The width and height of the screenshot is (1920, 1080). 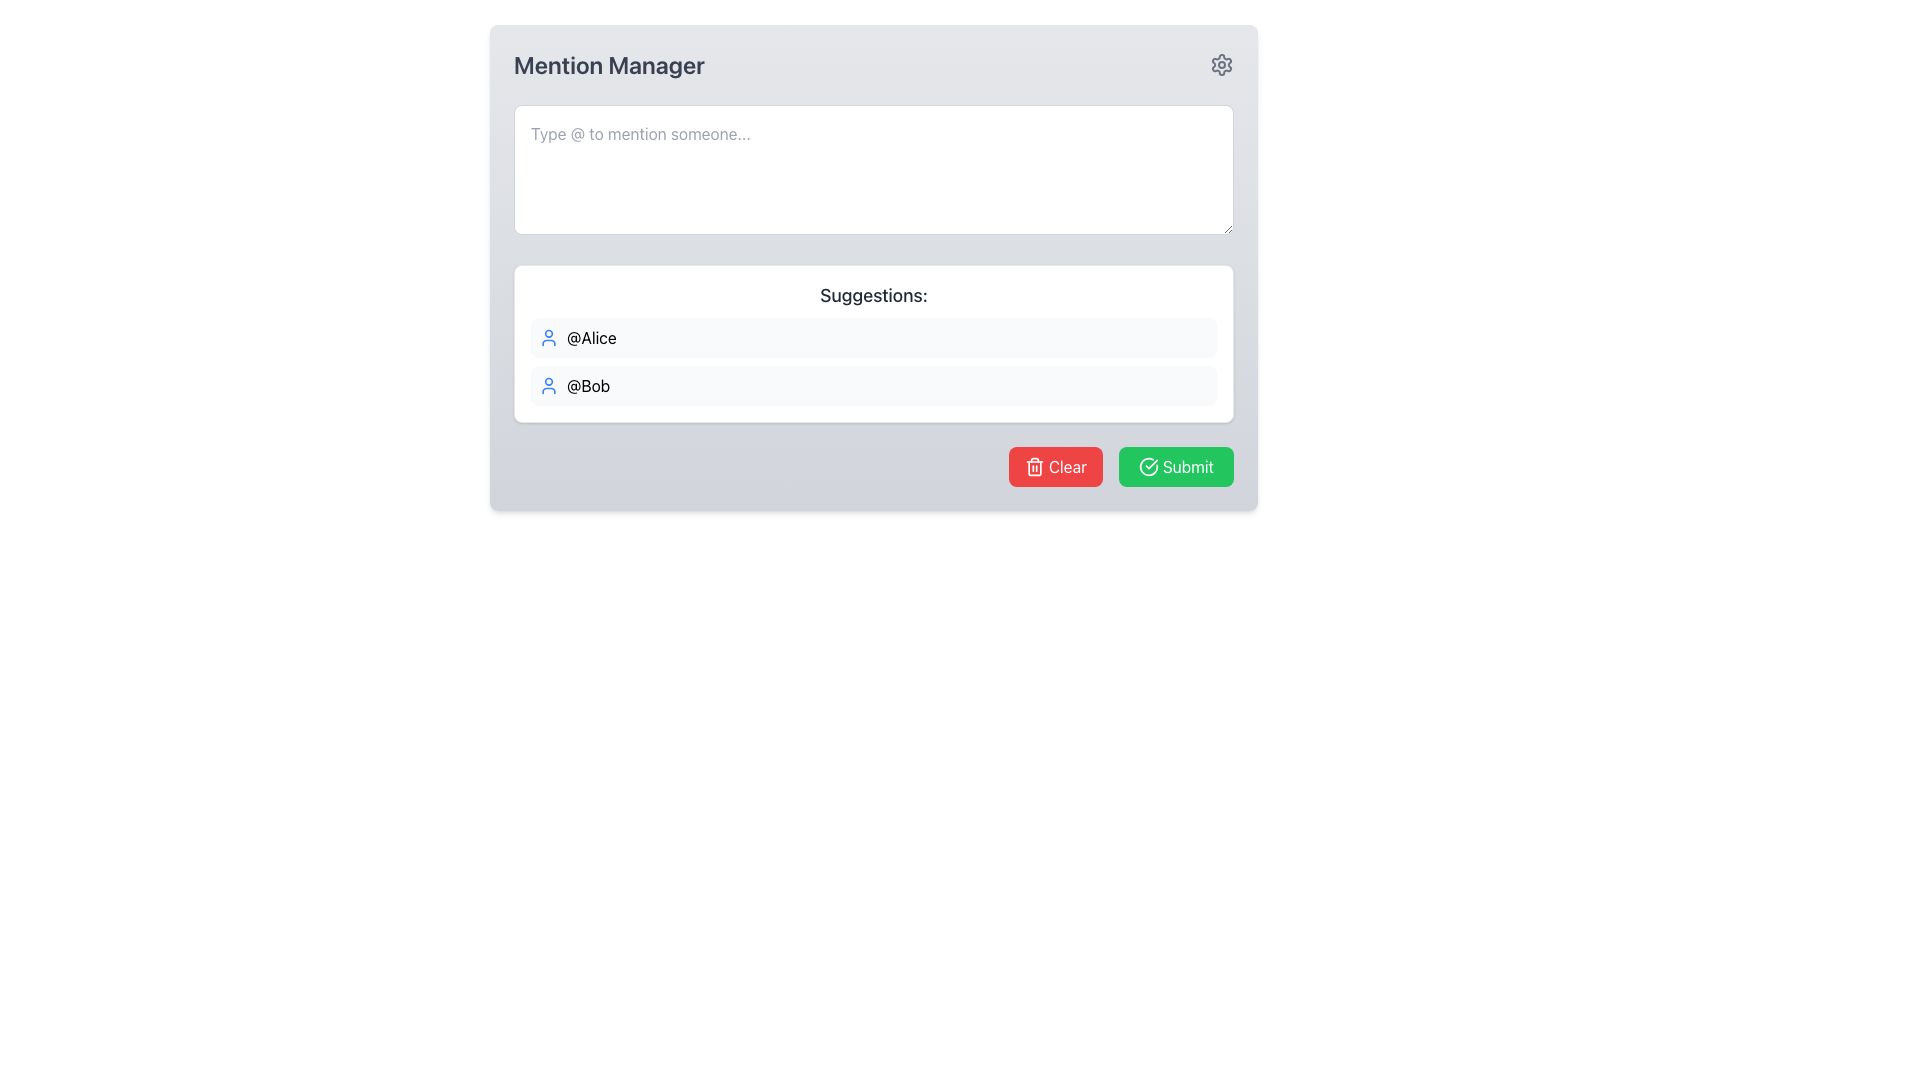 I want to click on the user icon representing '@Bob' in the suggestions list to confirm selection, so click(x=548, y=385).